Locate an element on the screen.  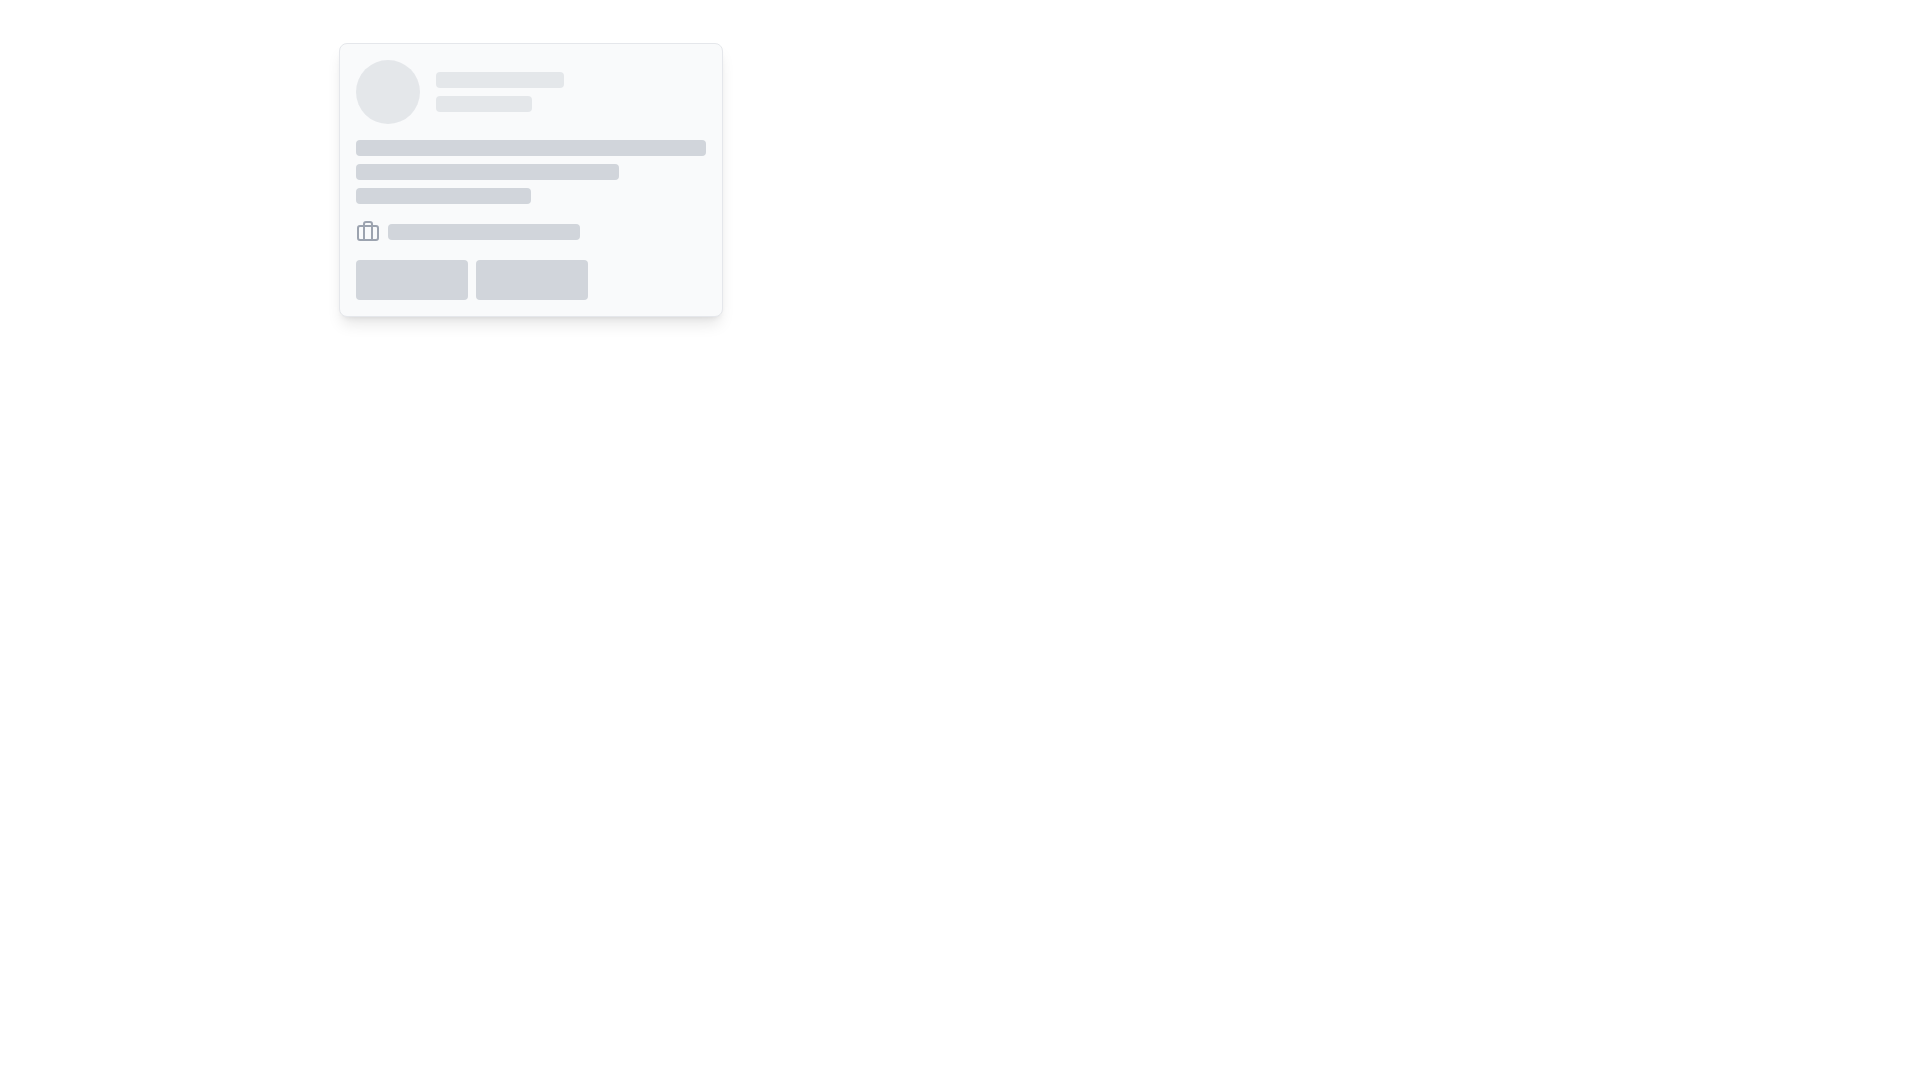
the second rounded horizontal bar with a gray background, which is located between a wider bar above and a smaller bar below is located at coordinates (487, 171).